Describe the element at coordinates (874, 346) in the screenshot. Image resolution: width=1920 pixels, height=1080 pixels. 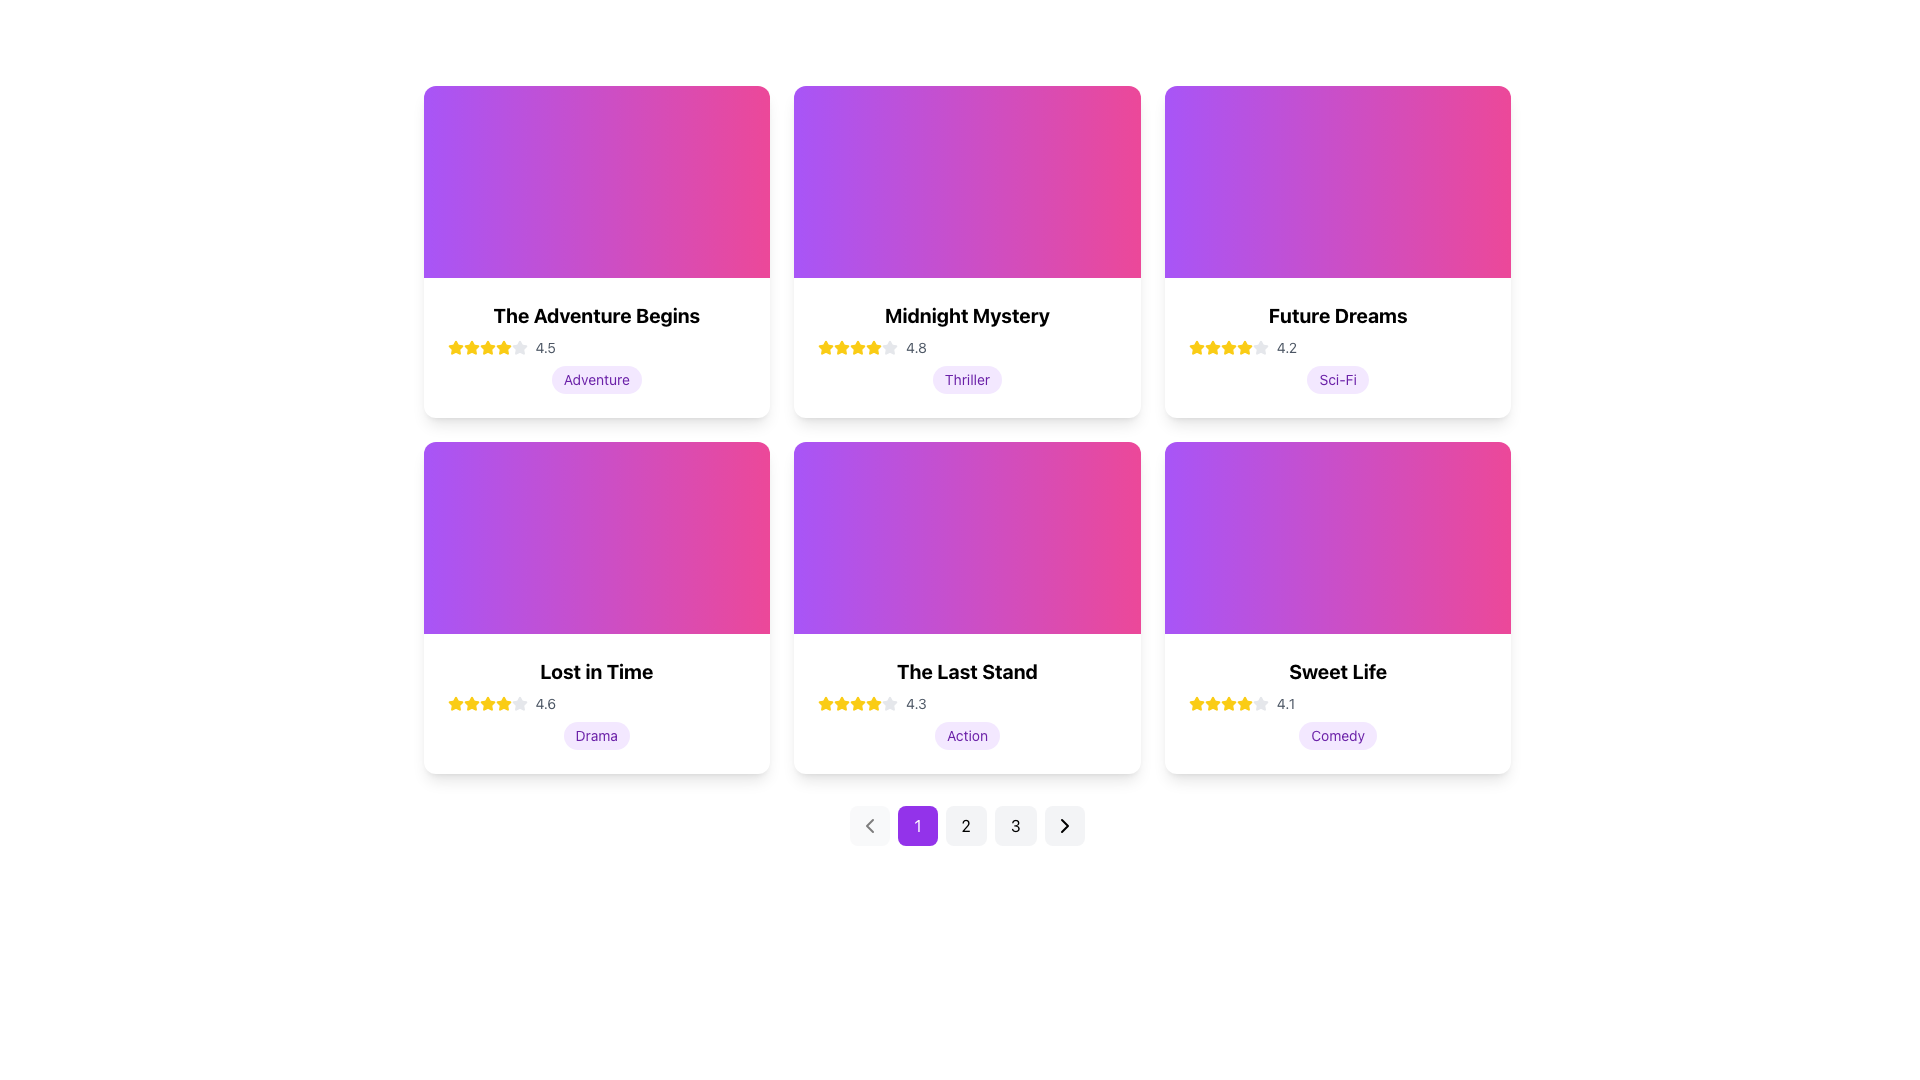
I see `the yellow star-shaped rating icon located in the second column of the rating row below the 'Midnight Mystery' card to focus on it` at that location.